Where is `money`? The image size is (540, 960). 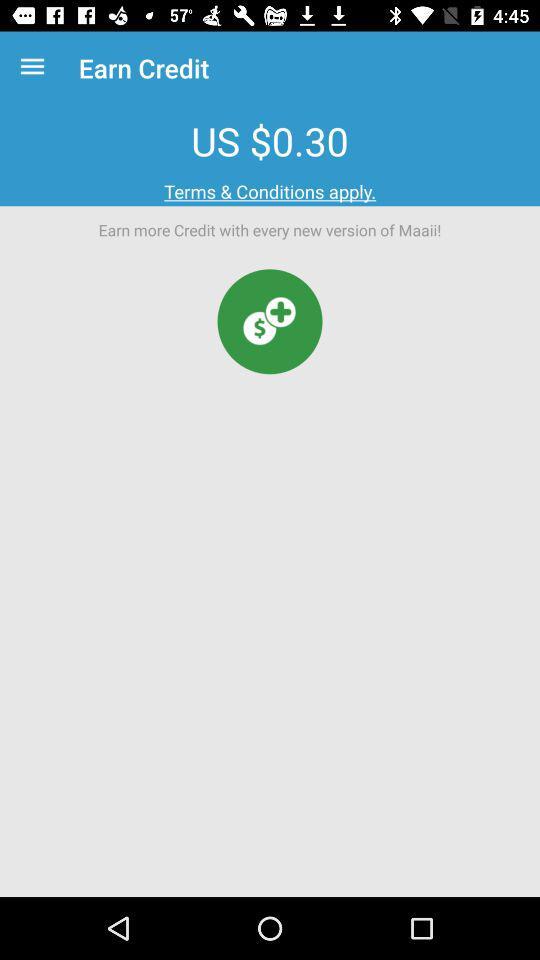
money is located at coordinates (270, 321).